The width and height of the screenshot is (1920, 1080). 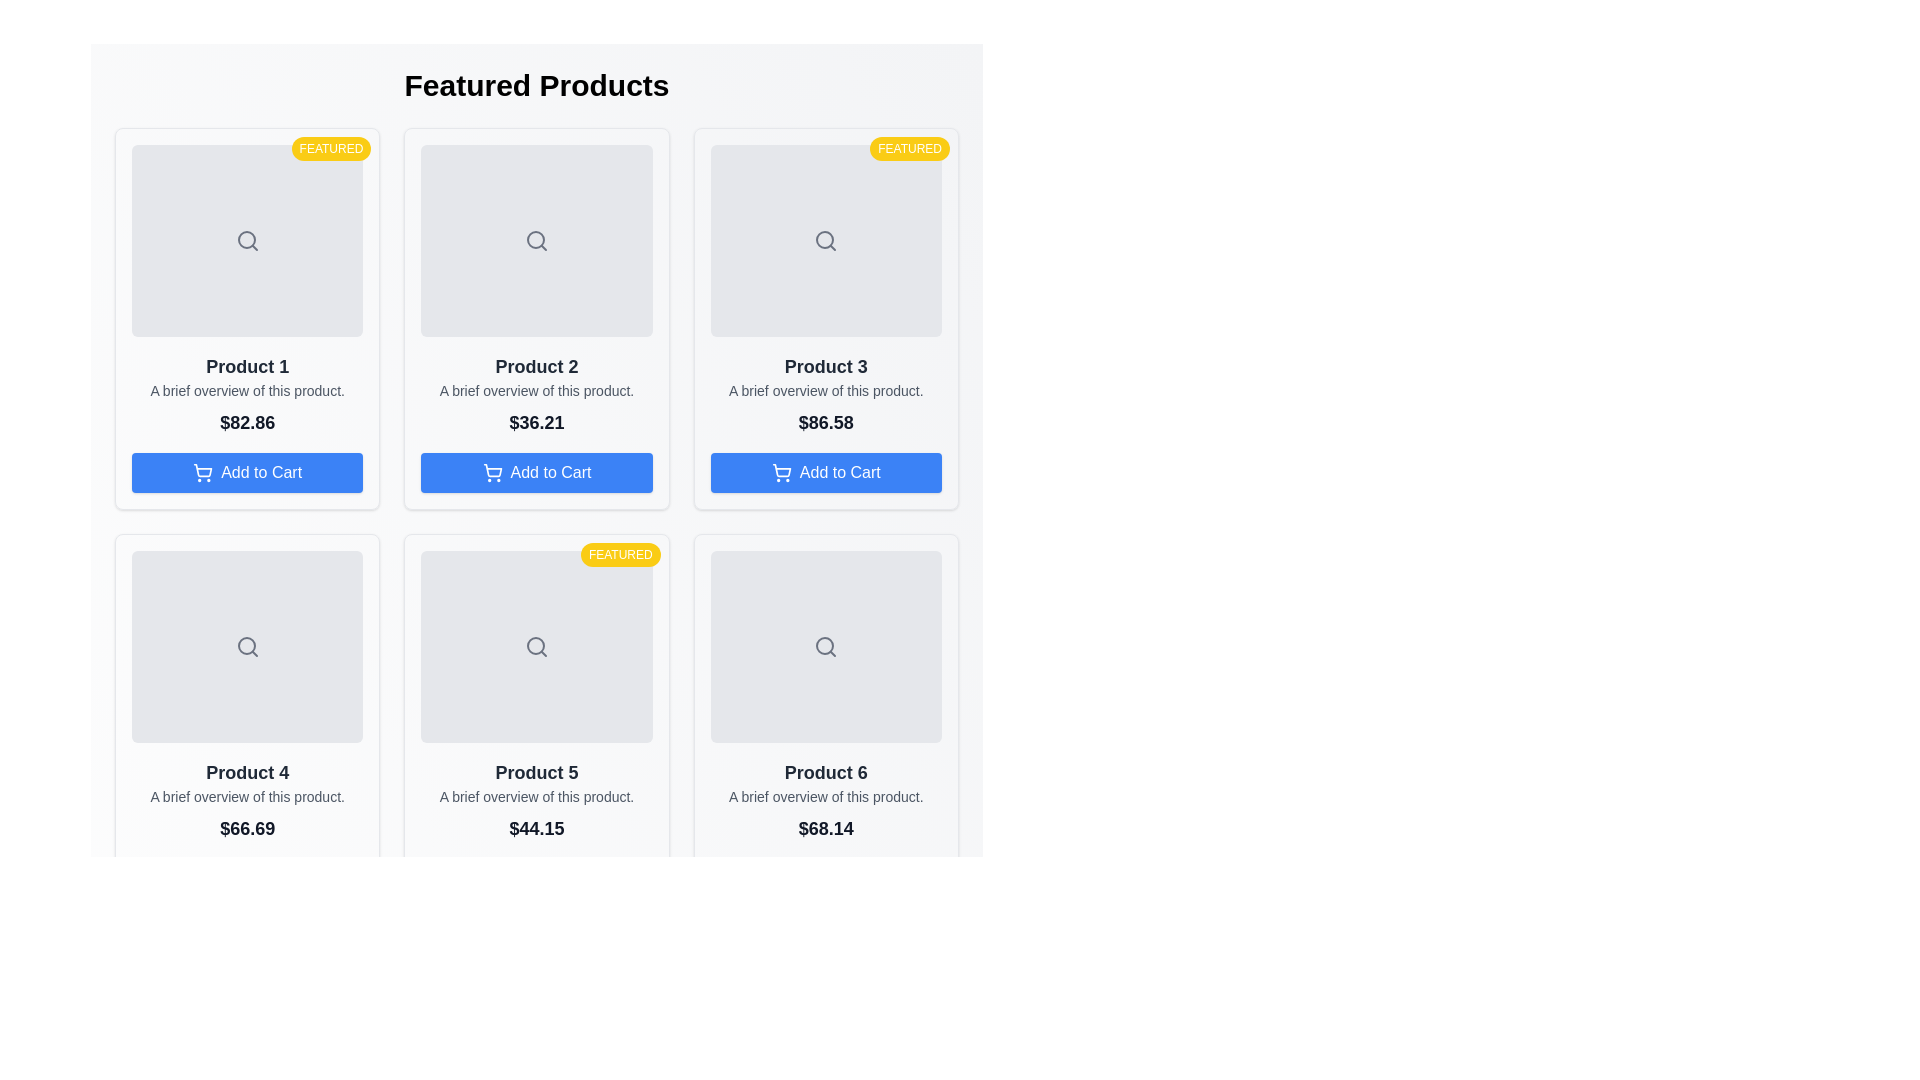 I want to click on the image placeholder with an icon in the product card for 'Product 6', so click(x=826, y=647).